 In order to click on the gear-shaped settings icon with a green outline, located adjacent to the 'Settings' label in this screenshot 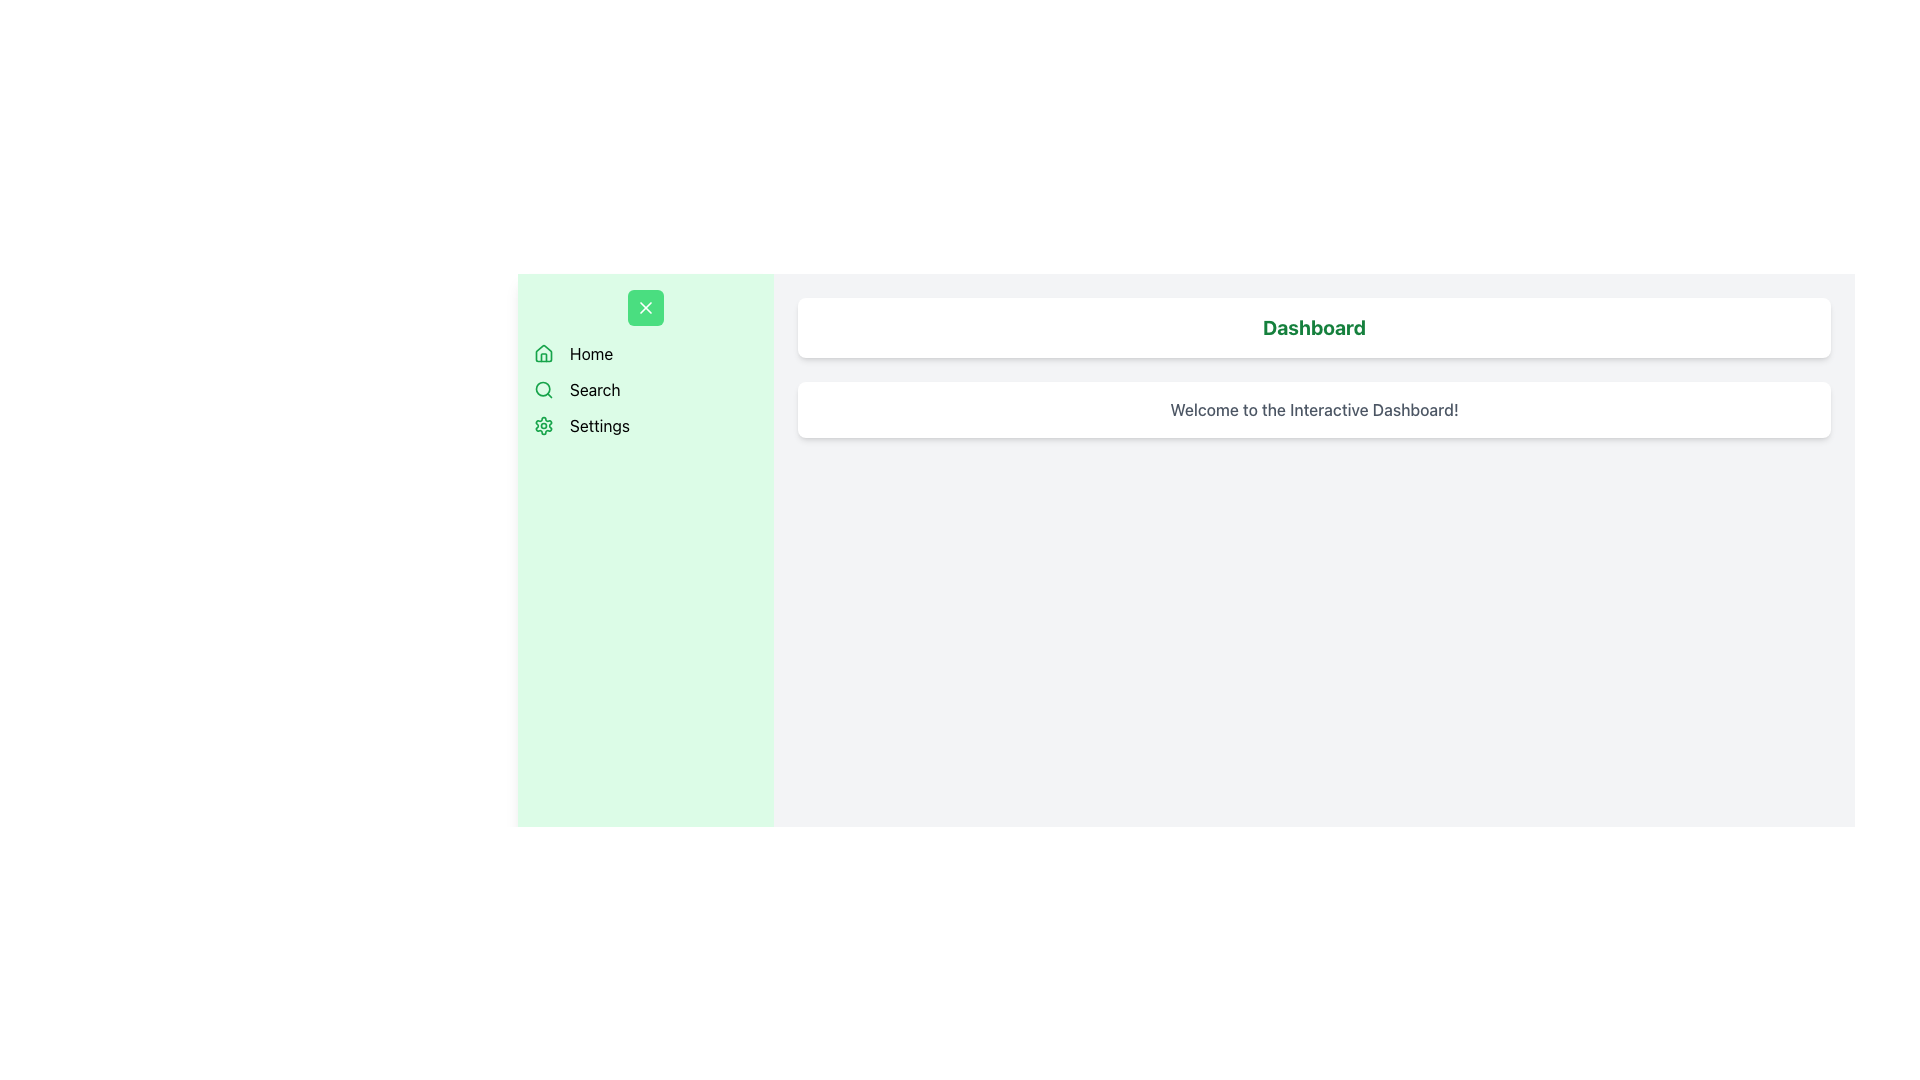, I will do `click(543, 424)`.